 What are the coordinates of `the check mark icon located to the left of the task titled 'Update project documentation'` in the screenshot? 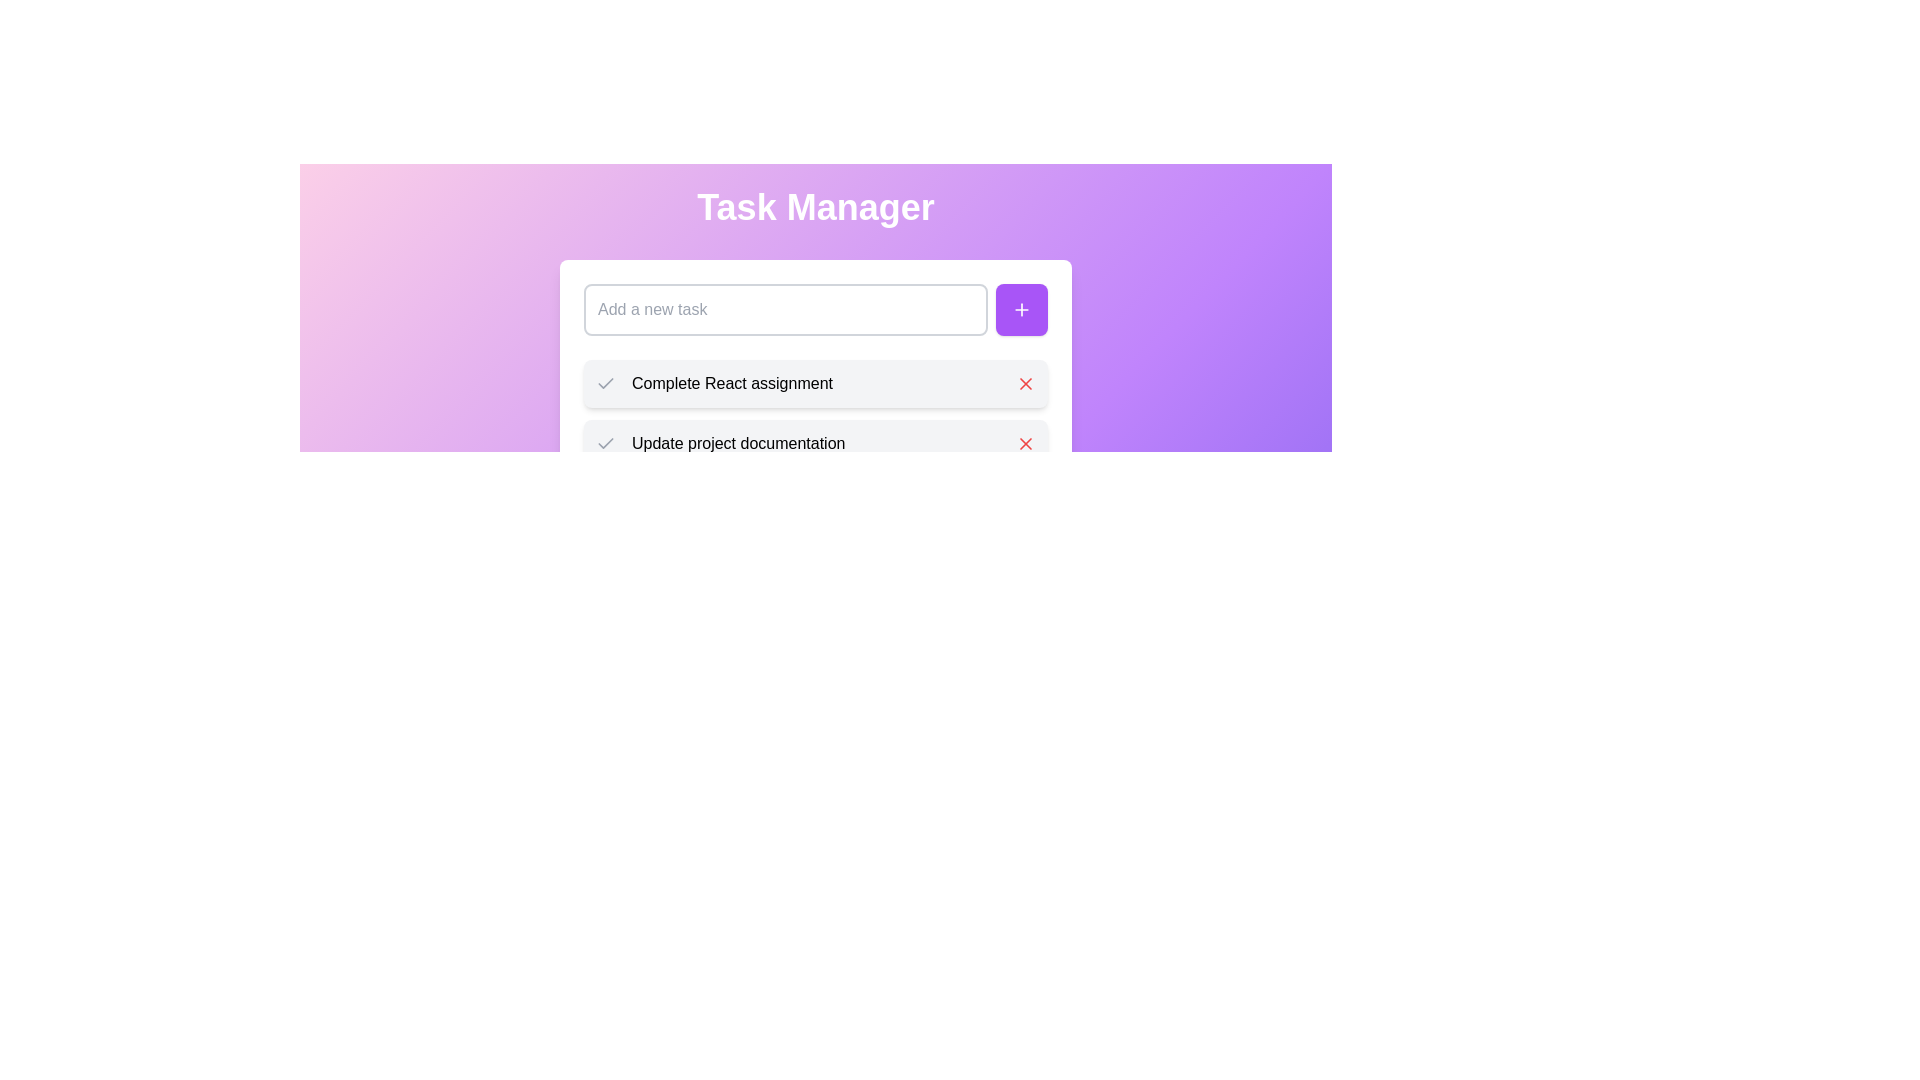 It's located at (604, 382).